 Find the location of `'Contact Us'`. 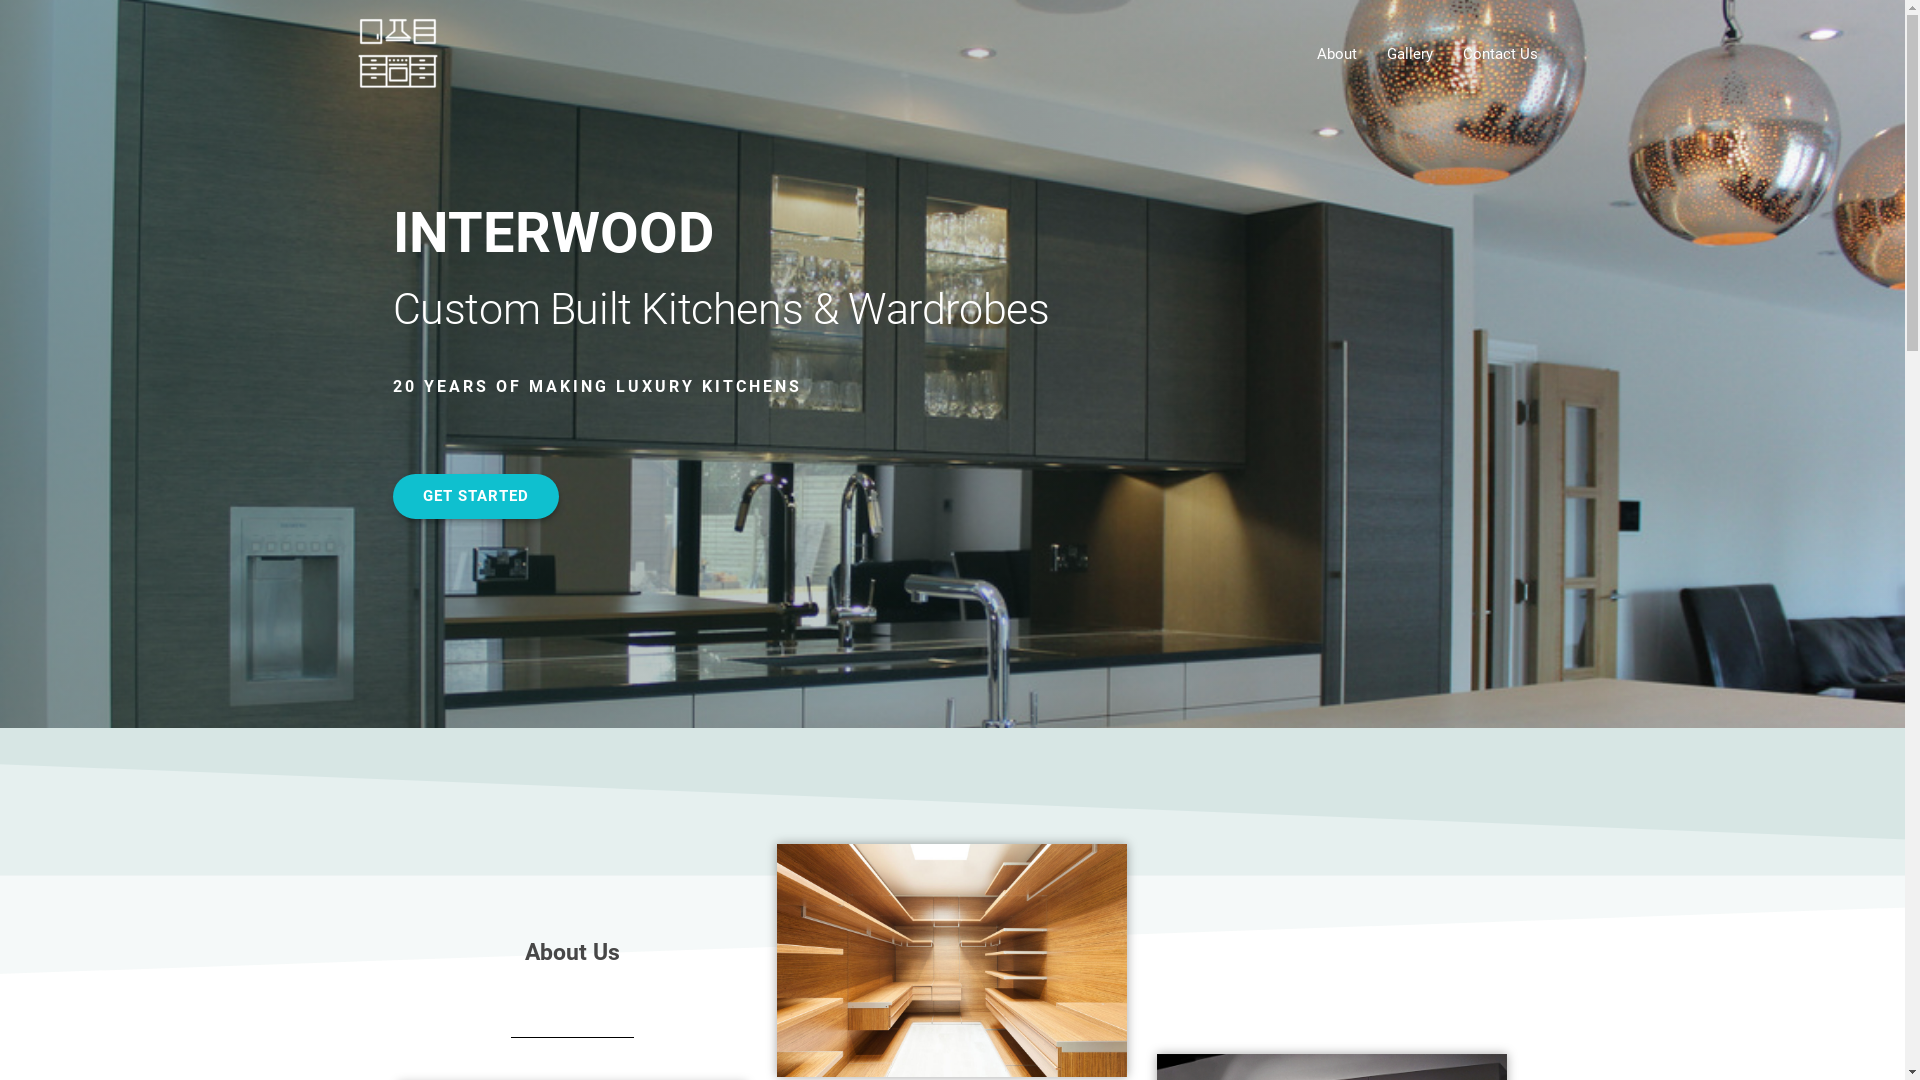

'Contact Us' is located at coordinates (1500, 53).